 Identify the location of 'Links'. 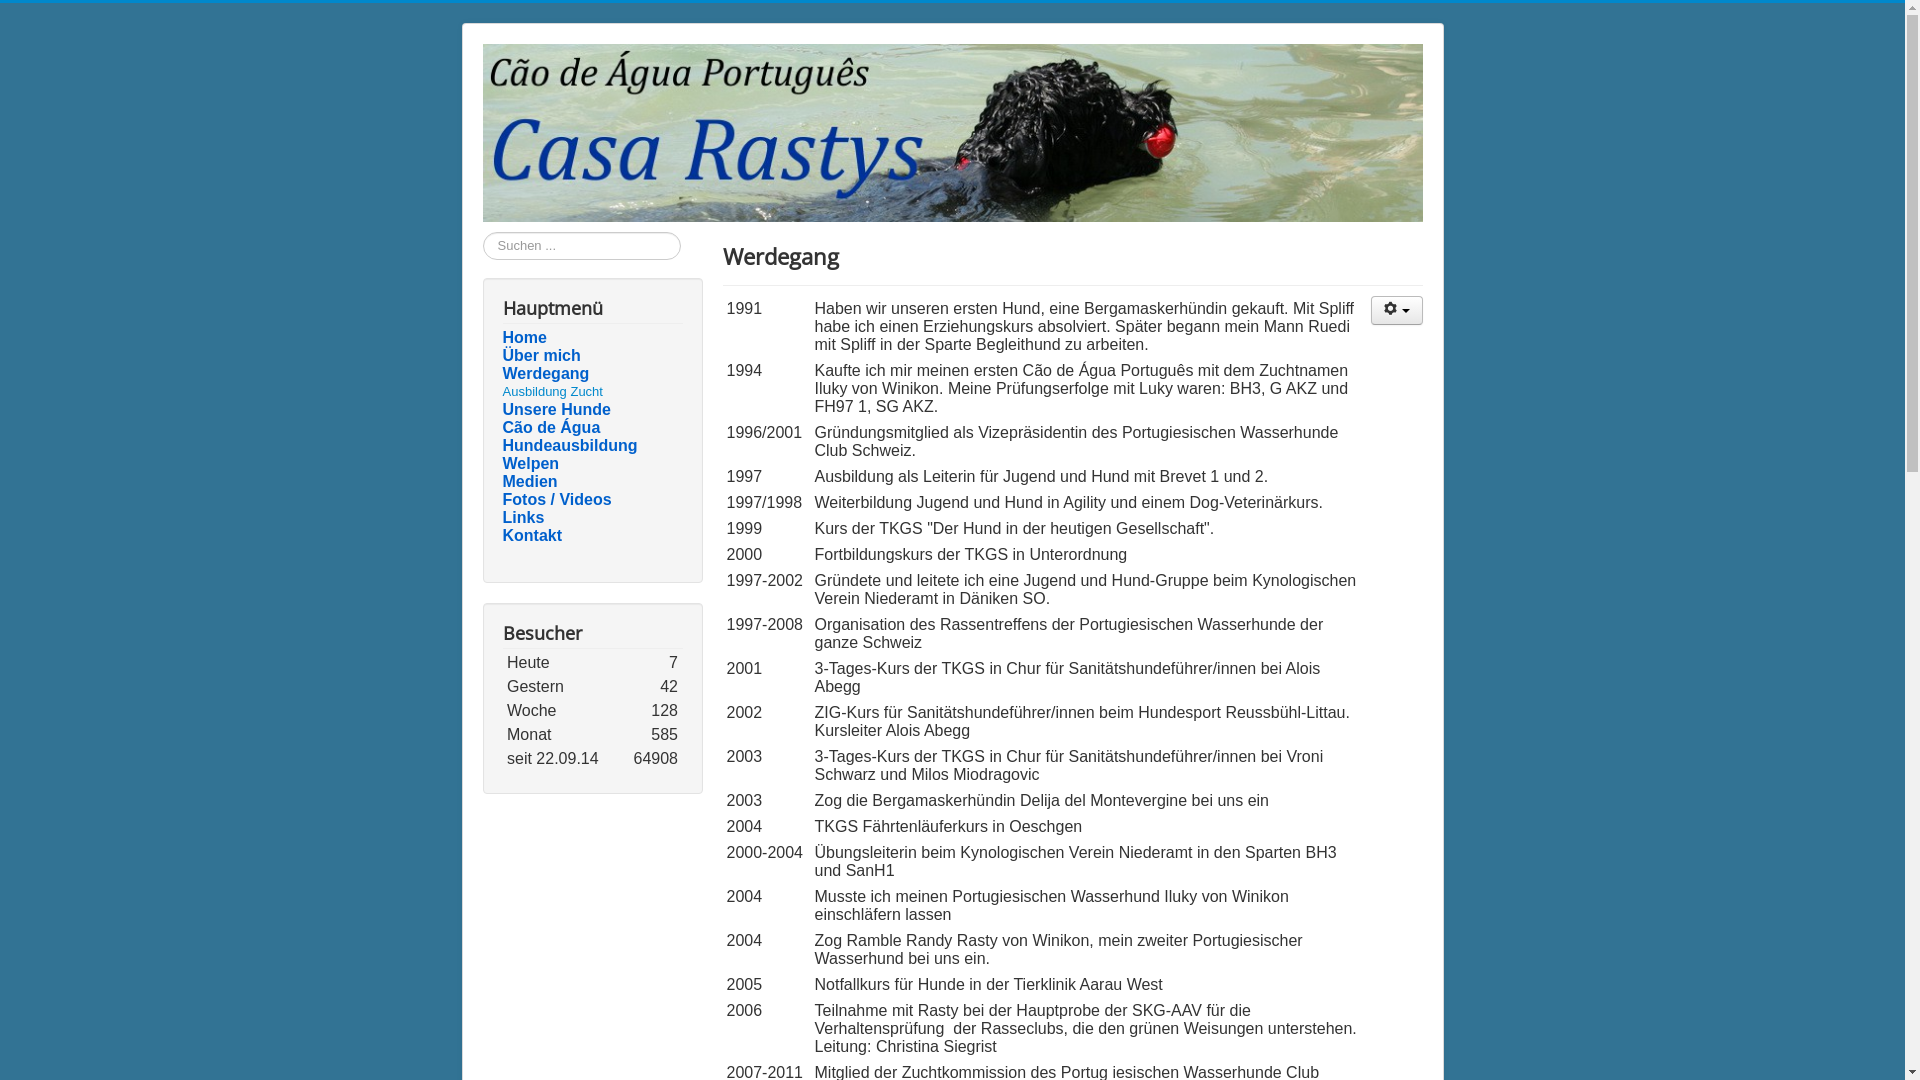
(502, 516).